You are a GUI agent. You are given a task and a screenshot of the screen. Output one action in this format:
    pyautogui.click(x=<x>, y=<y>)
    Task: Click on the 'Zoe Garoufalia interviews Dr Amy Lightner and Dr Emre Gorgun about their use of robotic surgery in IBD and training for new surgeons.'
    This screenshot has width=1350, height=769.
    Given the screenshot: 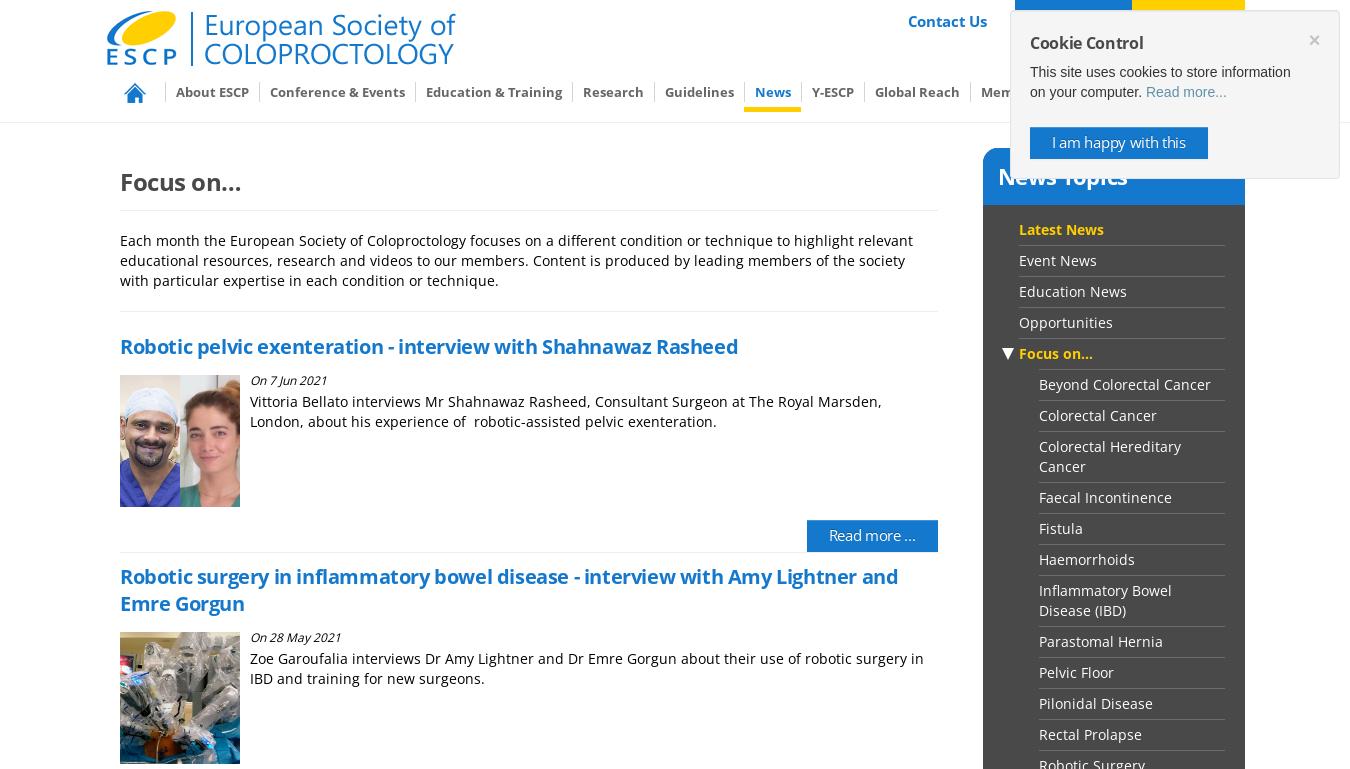 What is the action you would take?
    pyautogui.click(x=586, y=667)
    